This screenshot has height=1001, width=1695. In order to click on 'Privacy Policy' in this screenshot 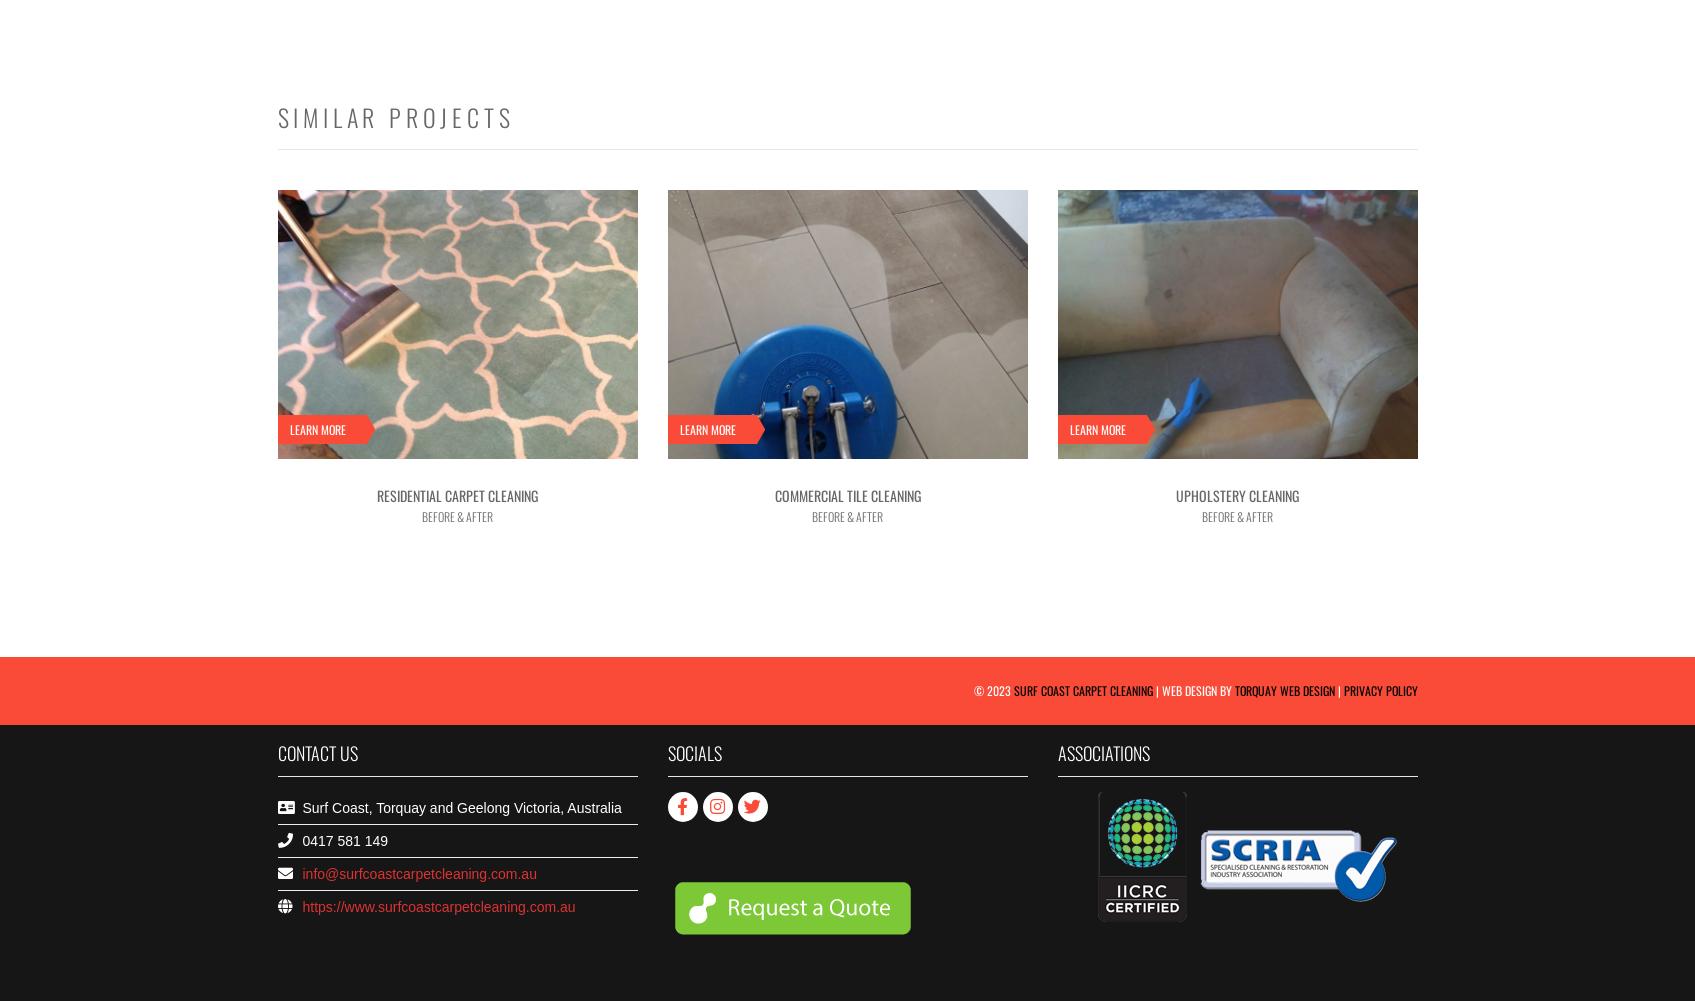, I will do `click(1342, 688)`.